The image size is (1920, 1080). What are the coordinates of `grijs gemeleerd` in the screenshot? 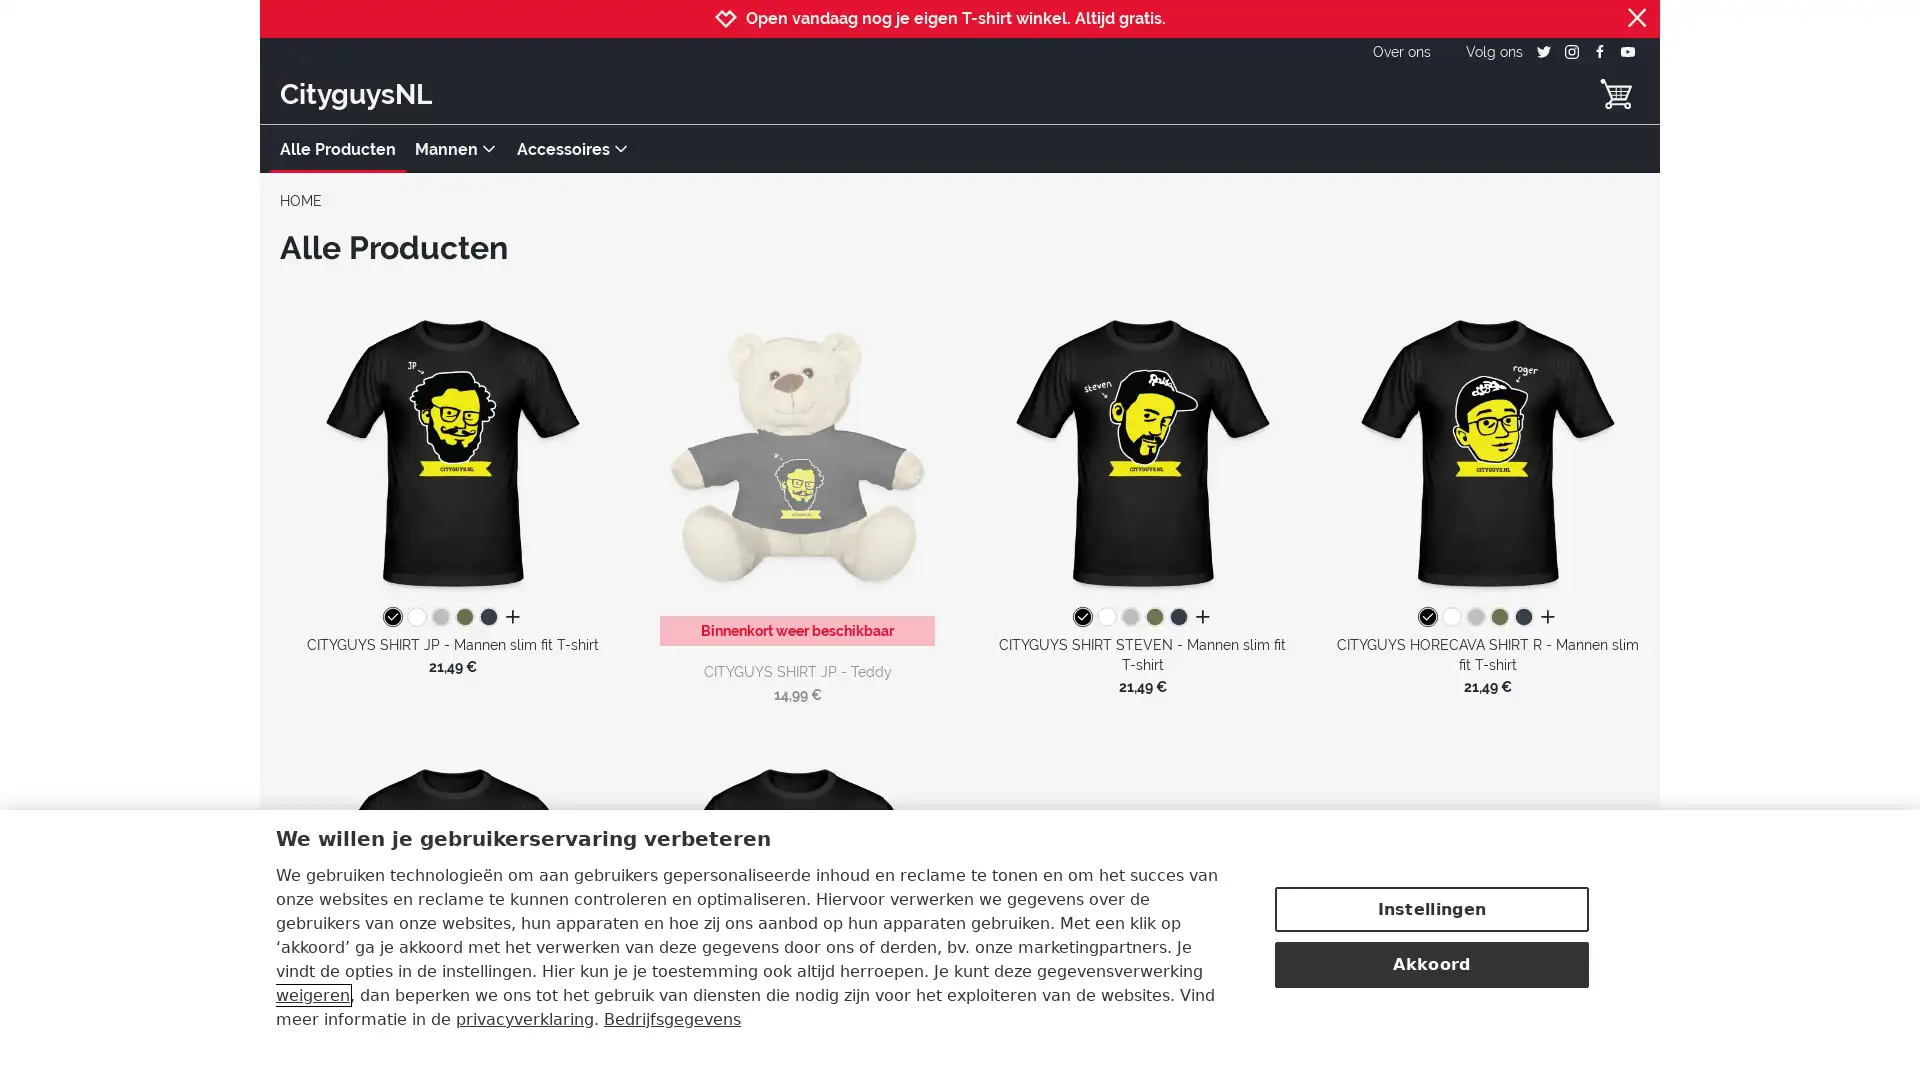 It's located at (439, 617).